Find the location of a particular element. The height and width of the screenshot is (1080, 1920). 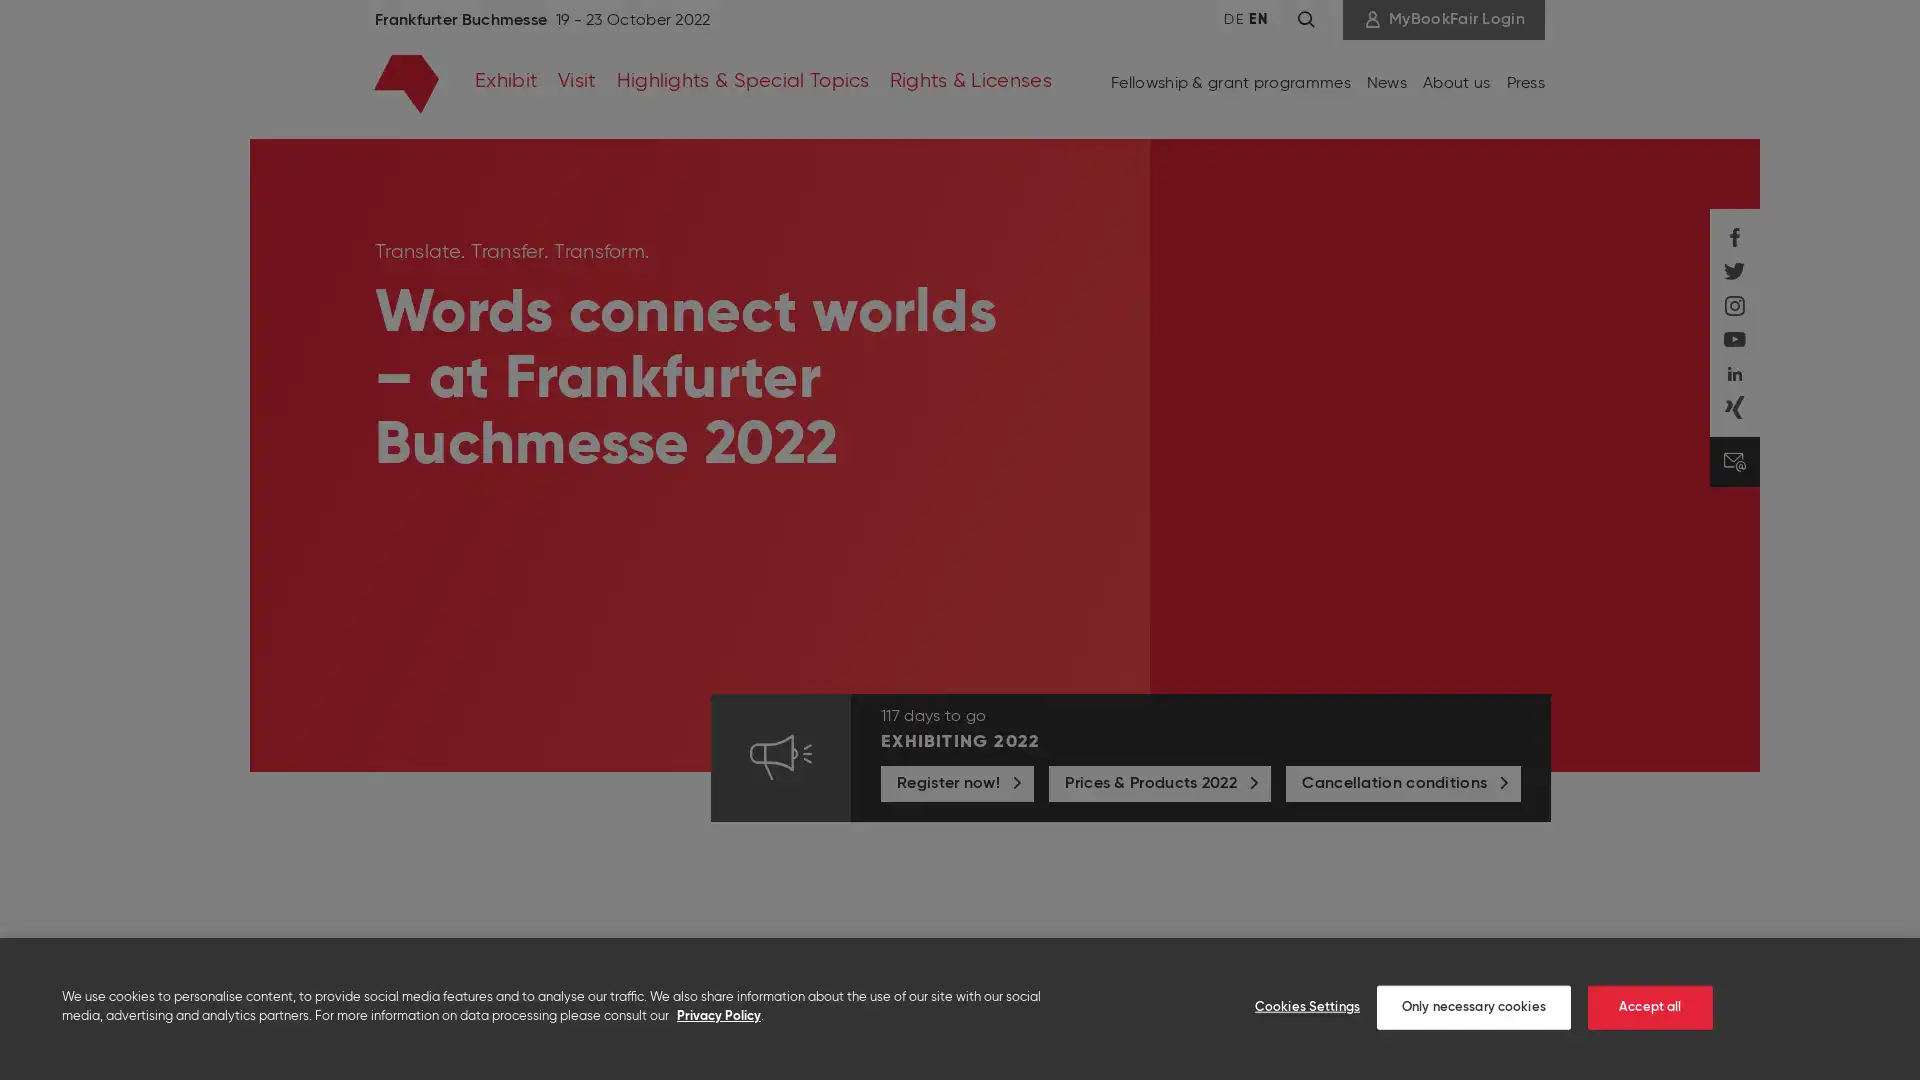

Only necessary cookies is located at coordinates (1473, 1006).